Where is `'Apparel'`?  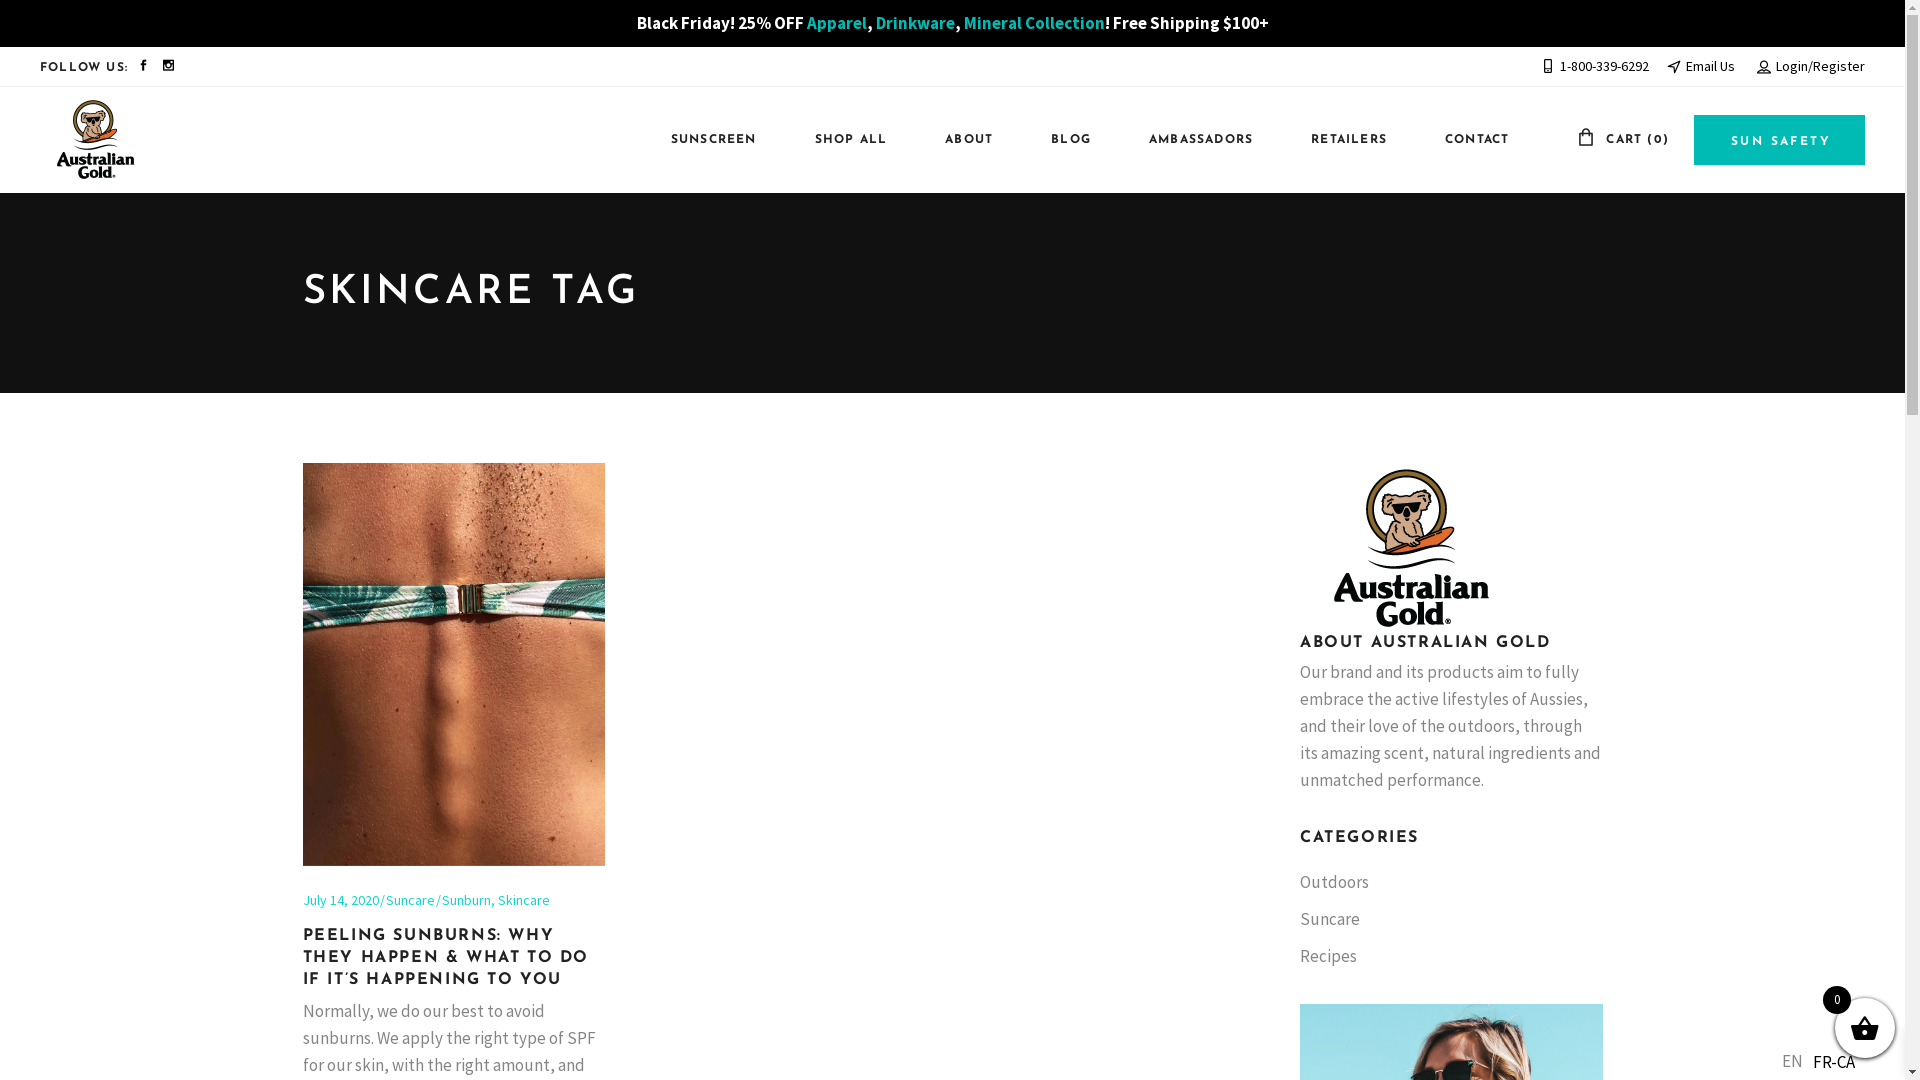 'Apparel' is located at coordinates (835, 23).